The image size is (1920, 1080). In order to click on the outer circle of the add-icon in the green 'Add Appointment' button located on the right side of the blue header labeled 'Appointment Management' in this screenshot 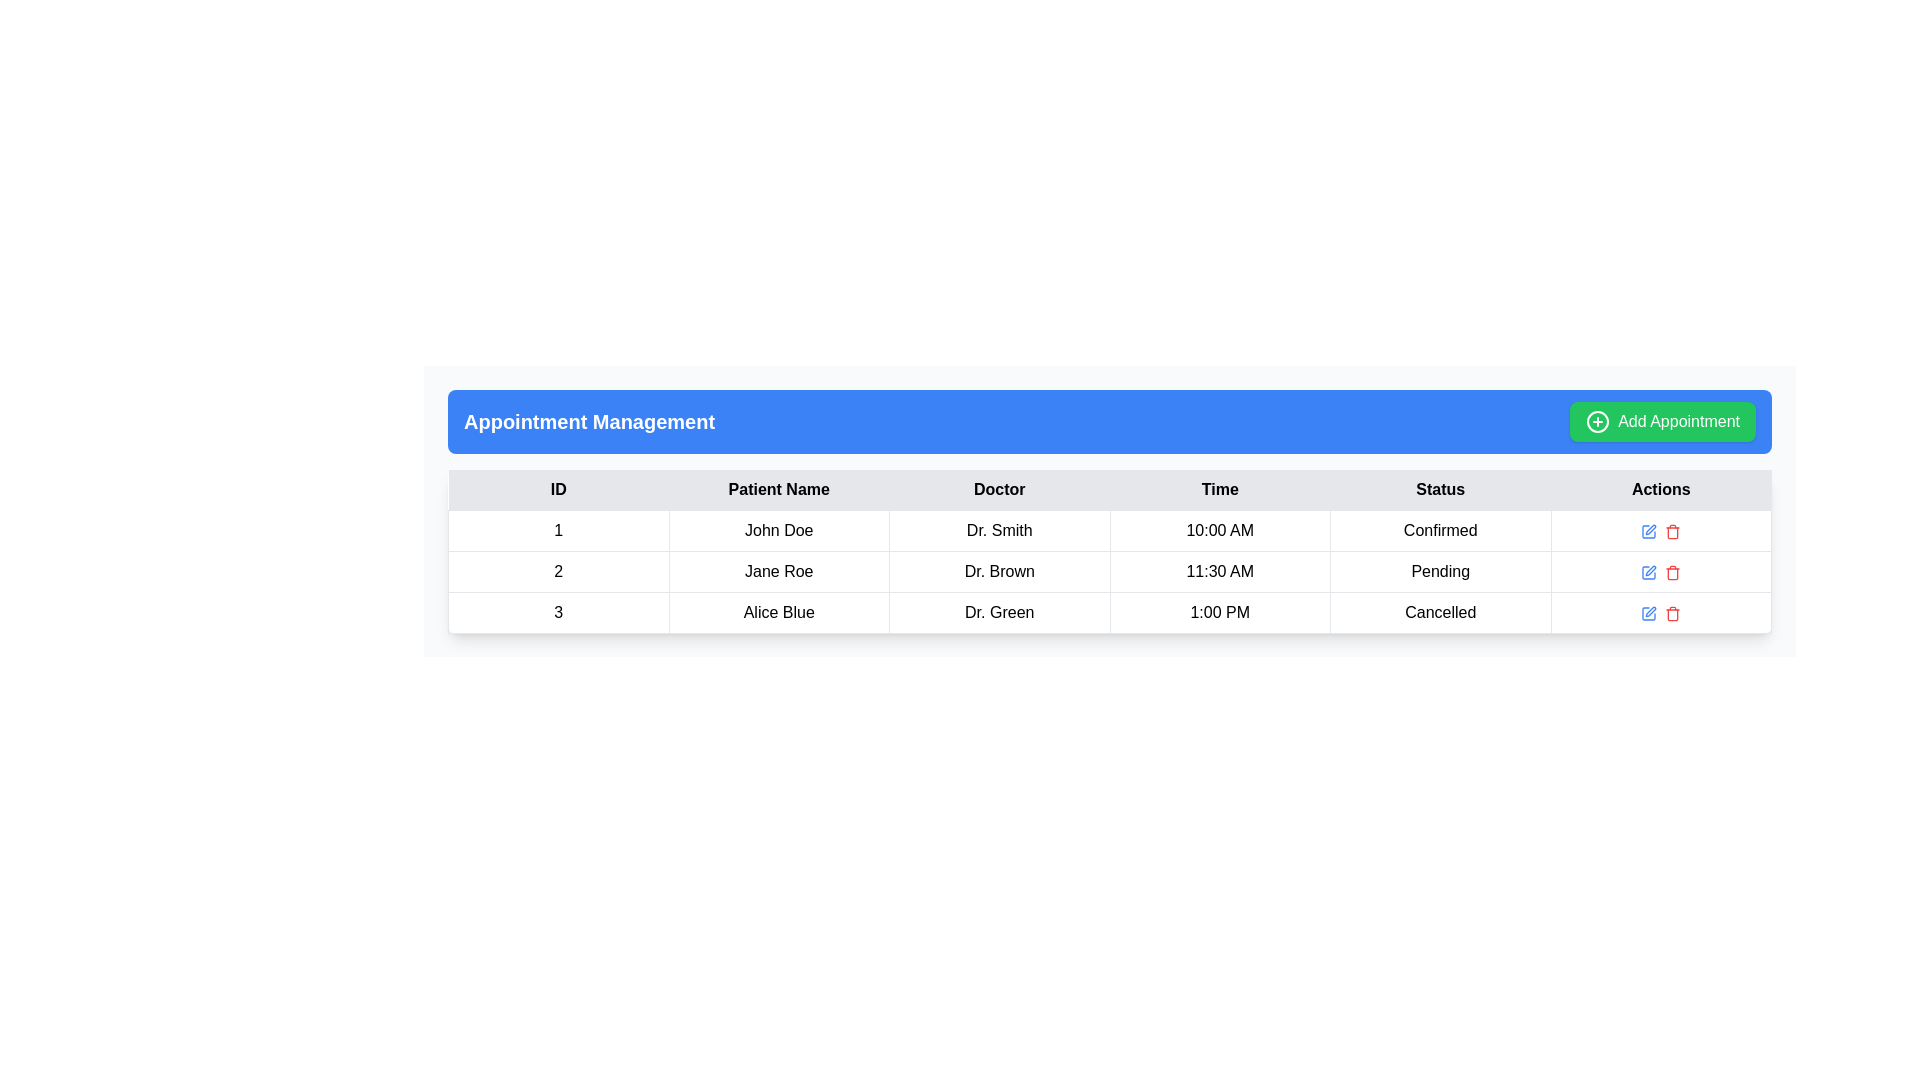, I will do `click(1597, 420)`.